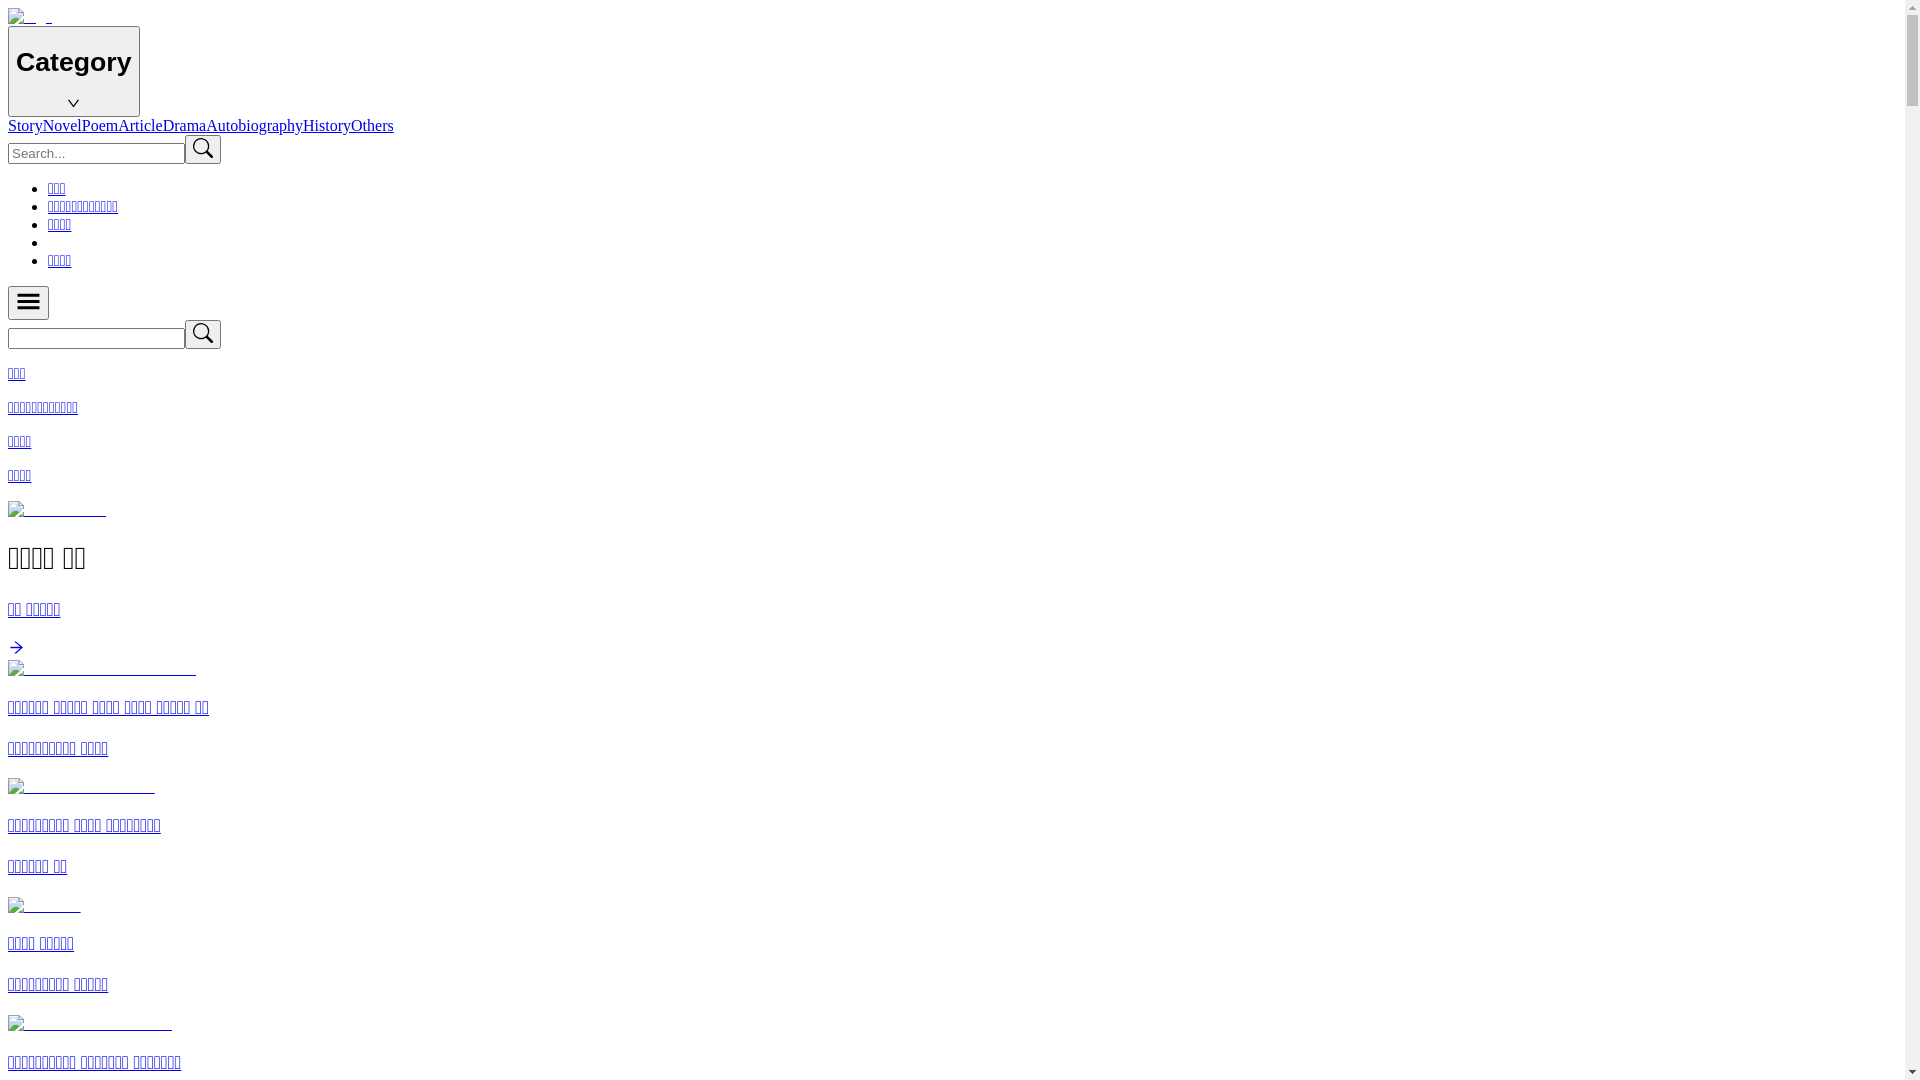 Image resolution: width=1920 pixels, height=1080 pixels. I want to click on 'Drama', so click(185, 125).